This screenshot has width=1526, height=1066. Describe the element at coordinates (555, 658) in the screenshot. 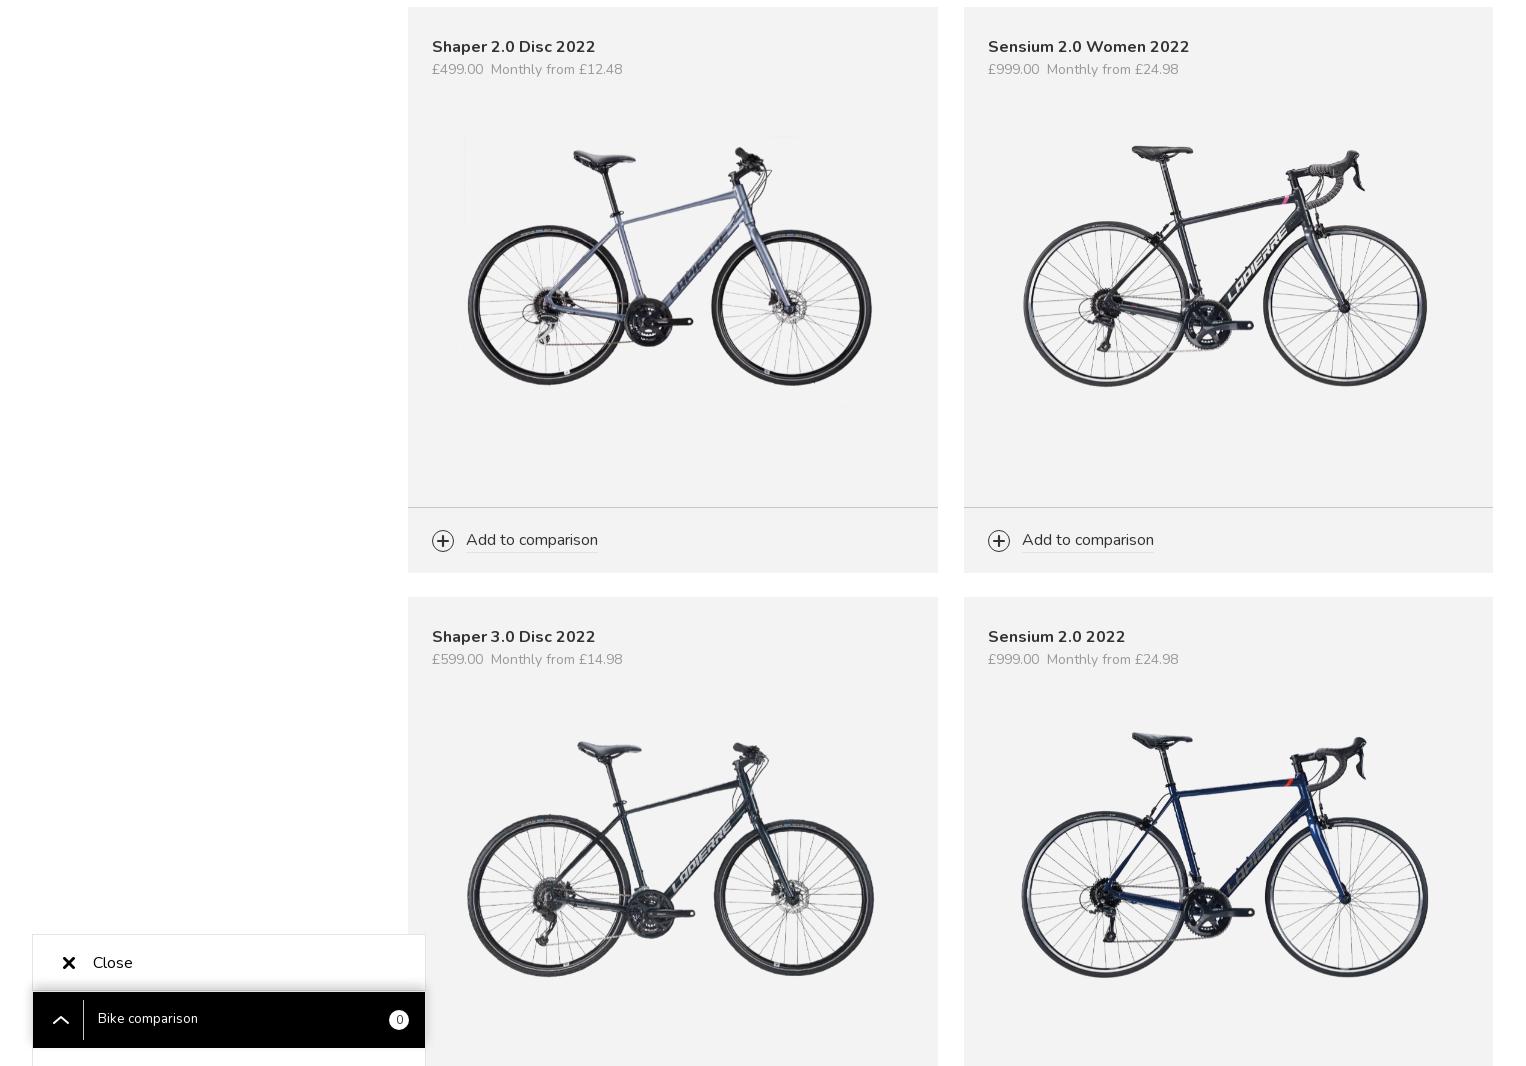

I see `'Monthly from £14.98'` at that location.